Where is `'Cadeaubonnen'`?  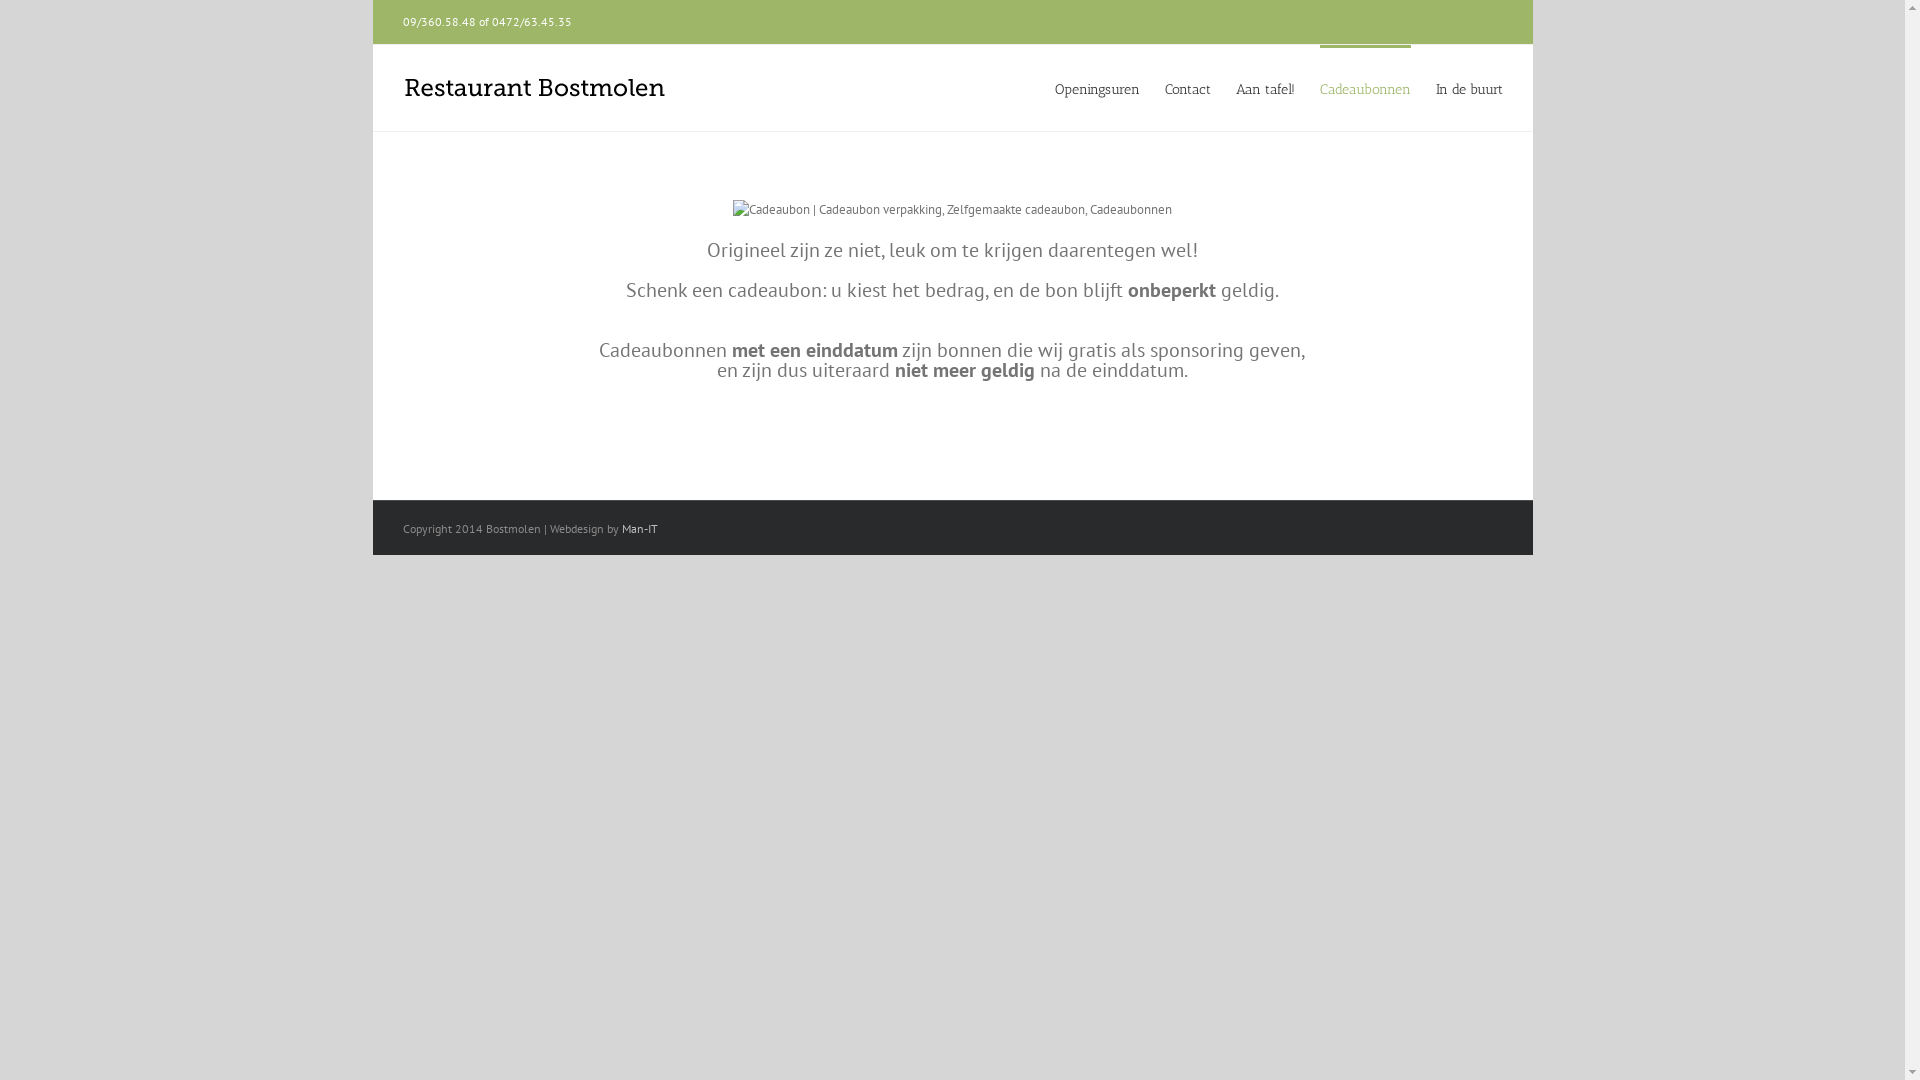 'Cadeaubonnen' is located at coordinates (1320, 87).